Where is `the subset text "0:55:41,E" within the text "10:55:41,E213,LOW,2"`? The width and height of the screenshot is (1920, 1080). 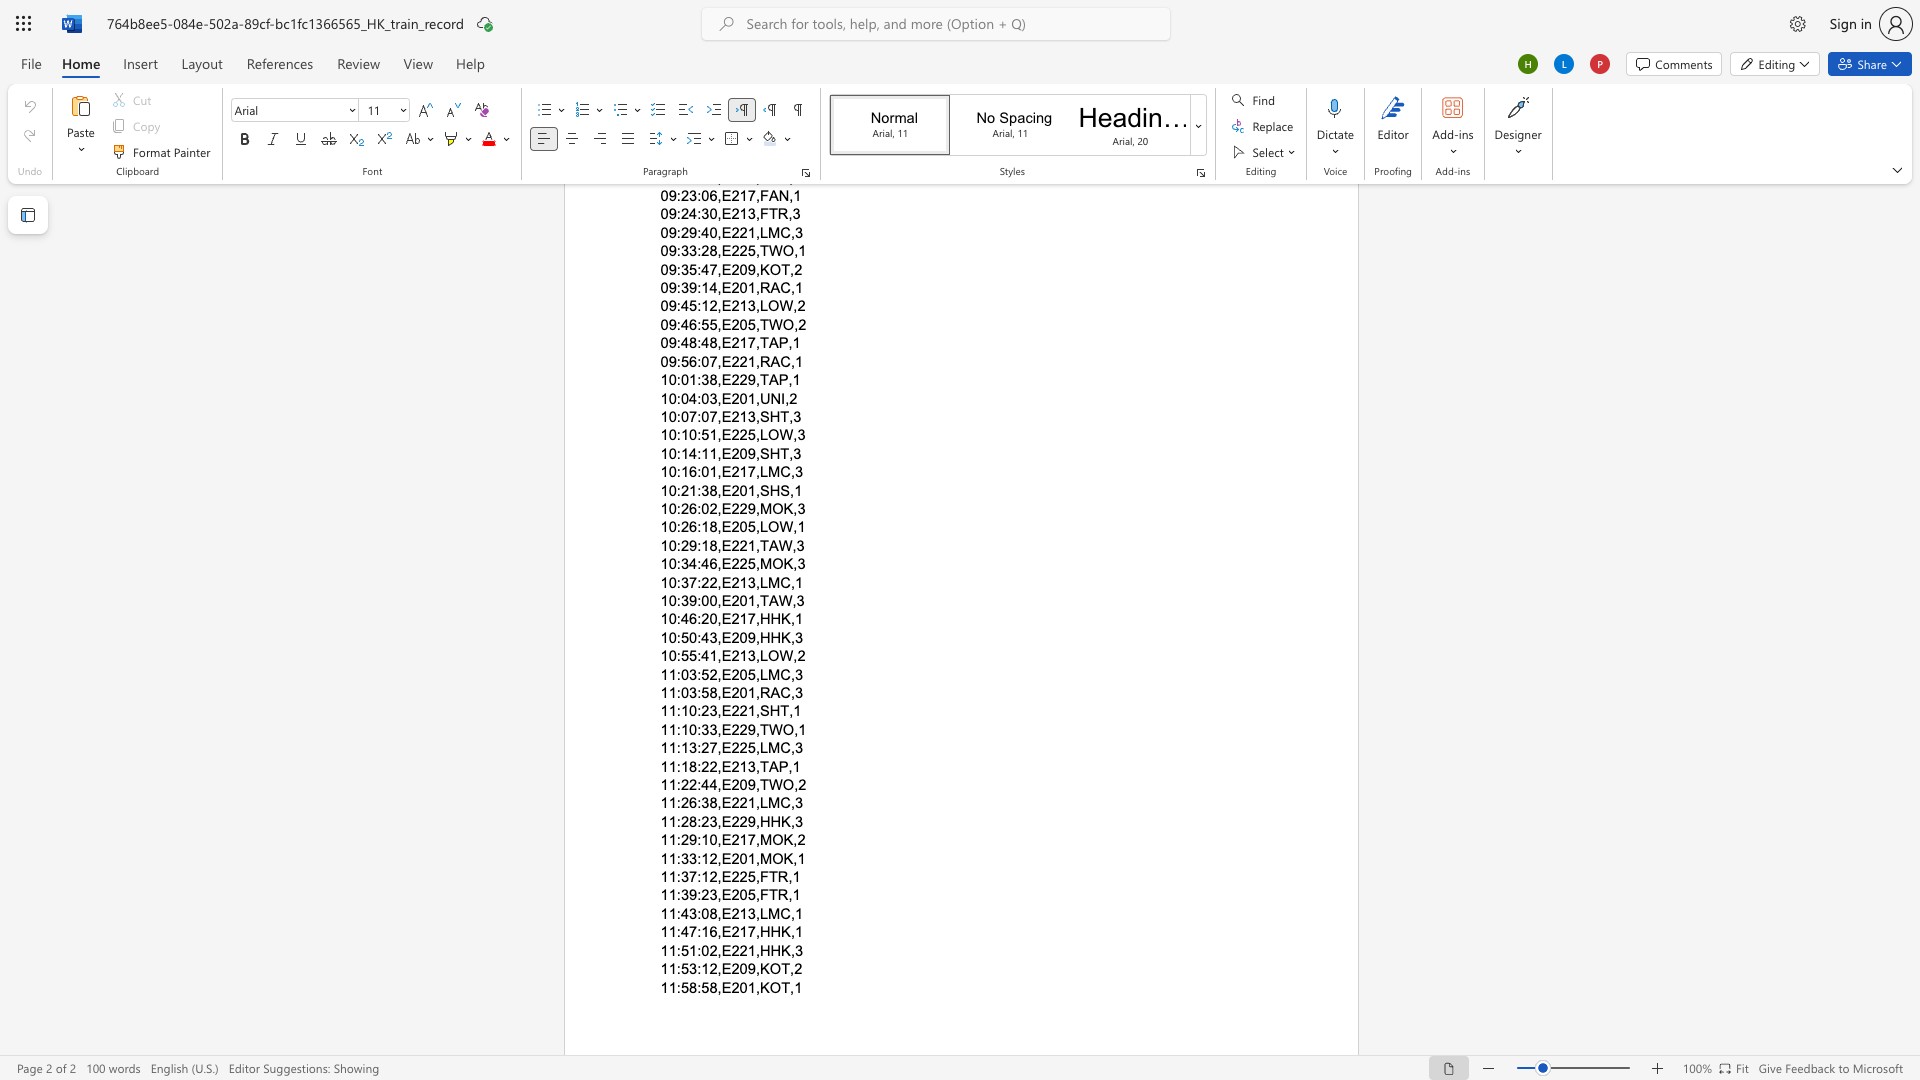
the subset text "0:55:41,E" within the text "10:55:41,E213,LOW,2" is located at coordinates (668, 656).